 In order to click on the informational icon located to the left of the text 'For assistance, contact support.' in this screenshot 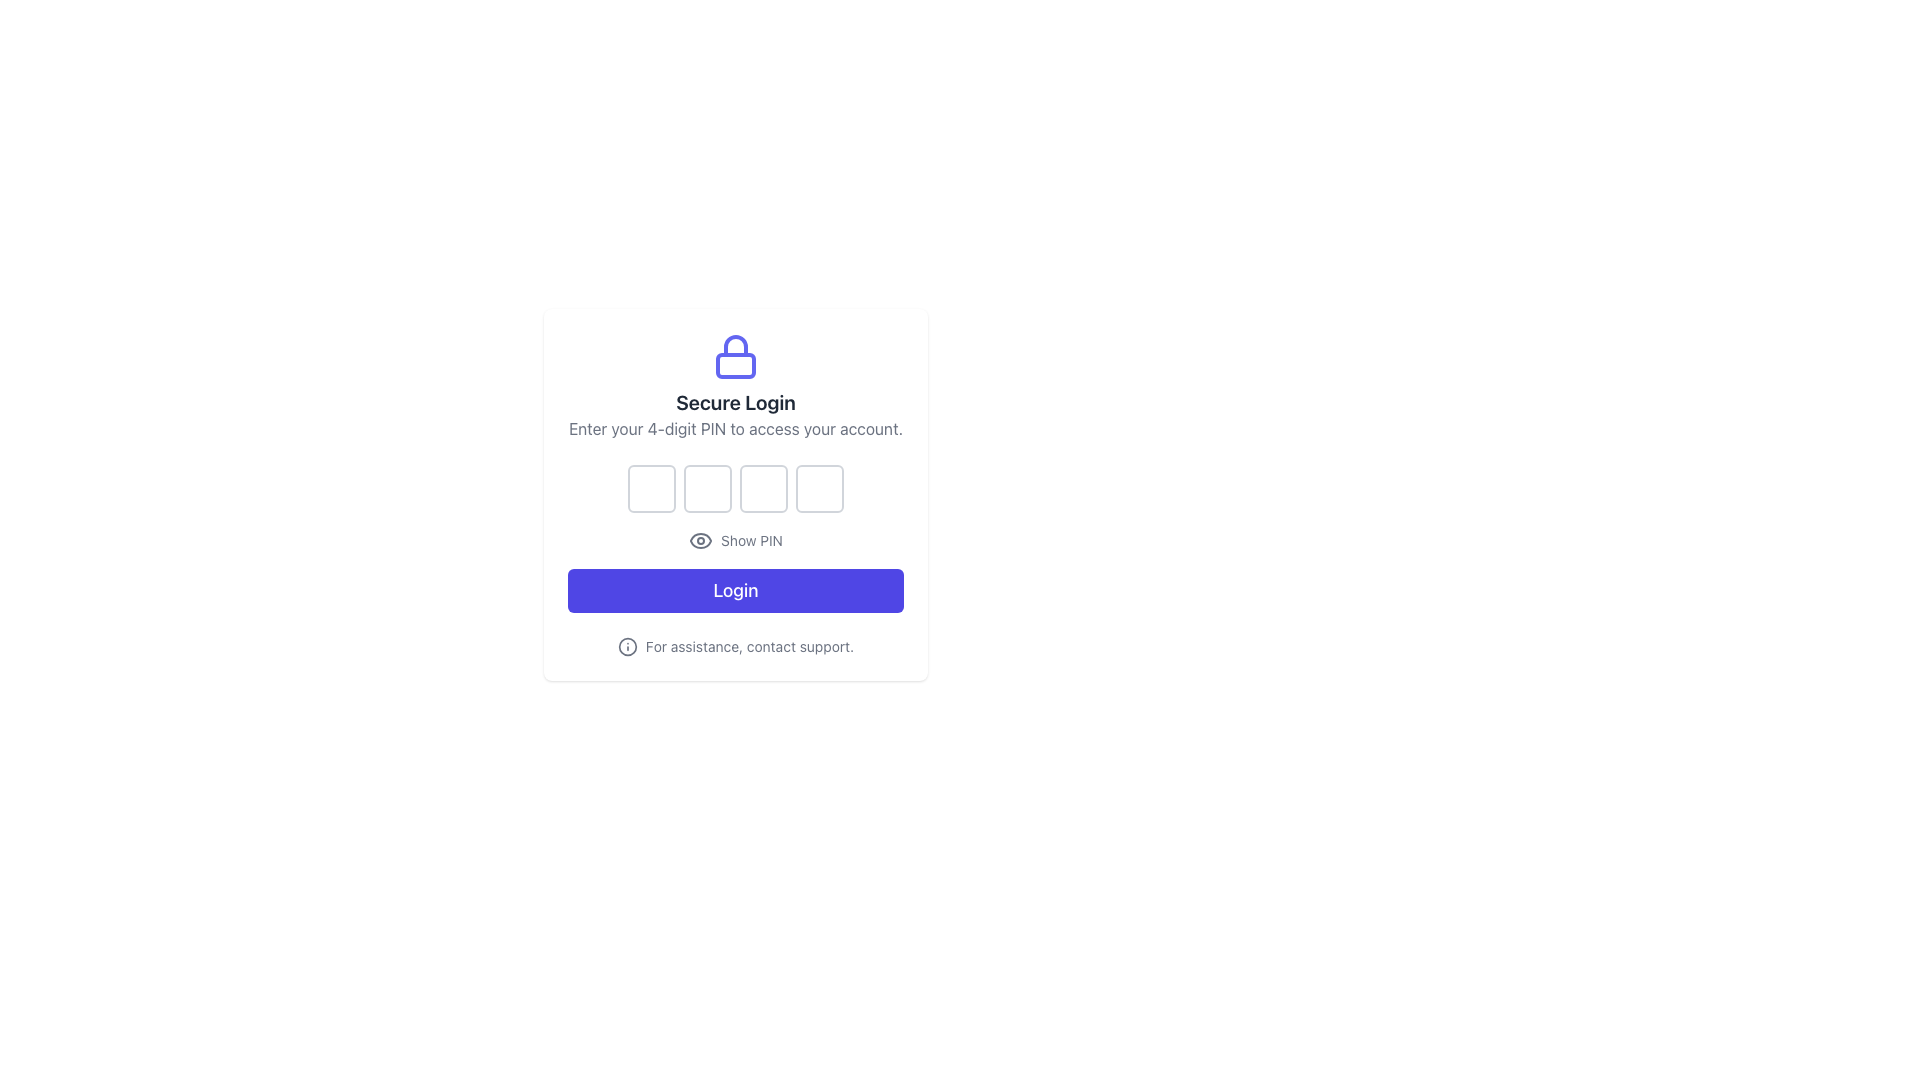, I will do `click(626, 647)`.